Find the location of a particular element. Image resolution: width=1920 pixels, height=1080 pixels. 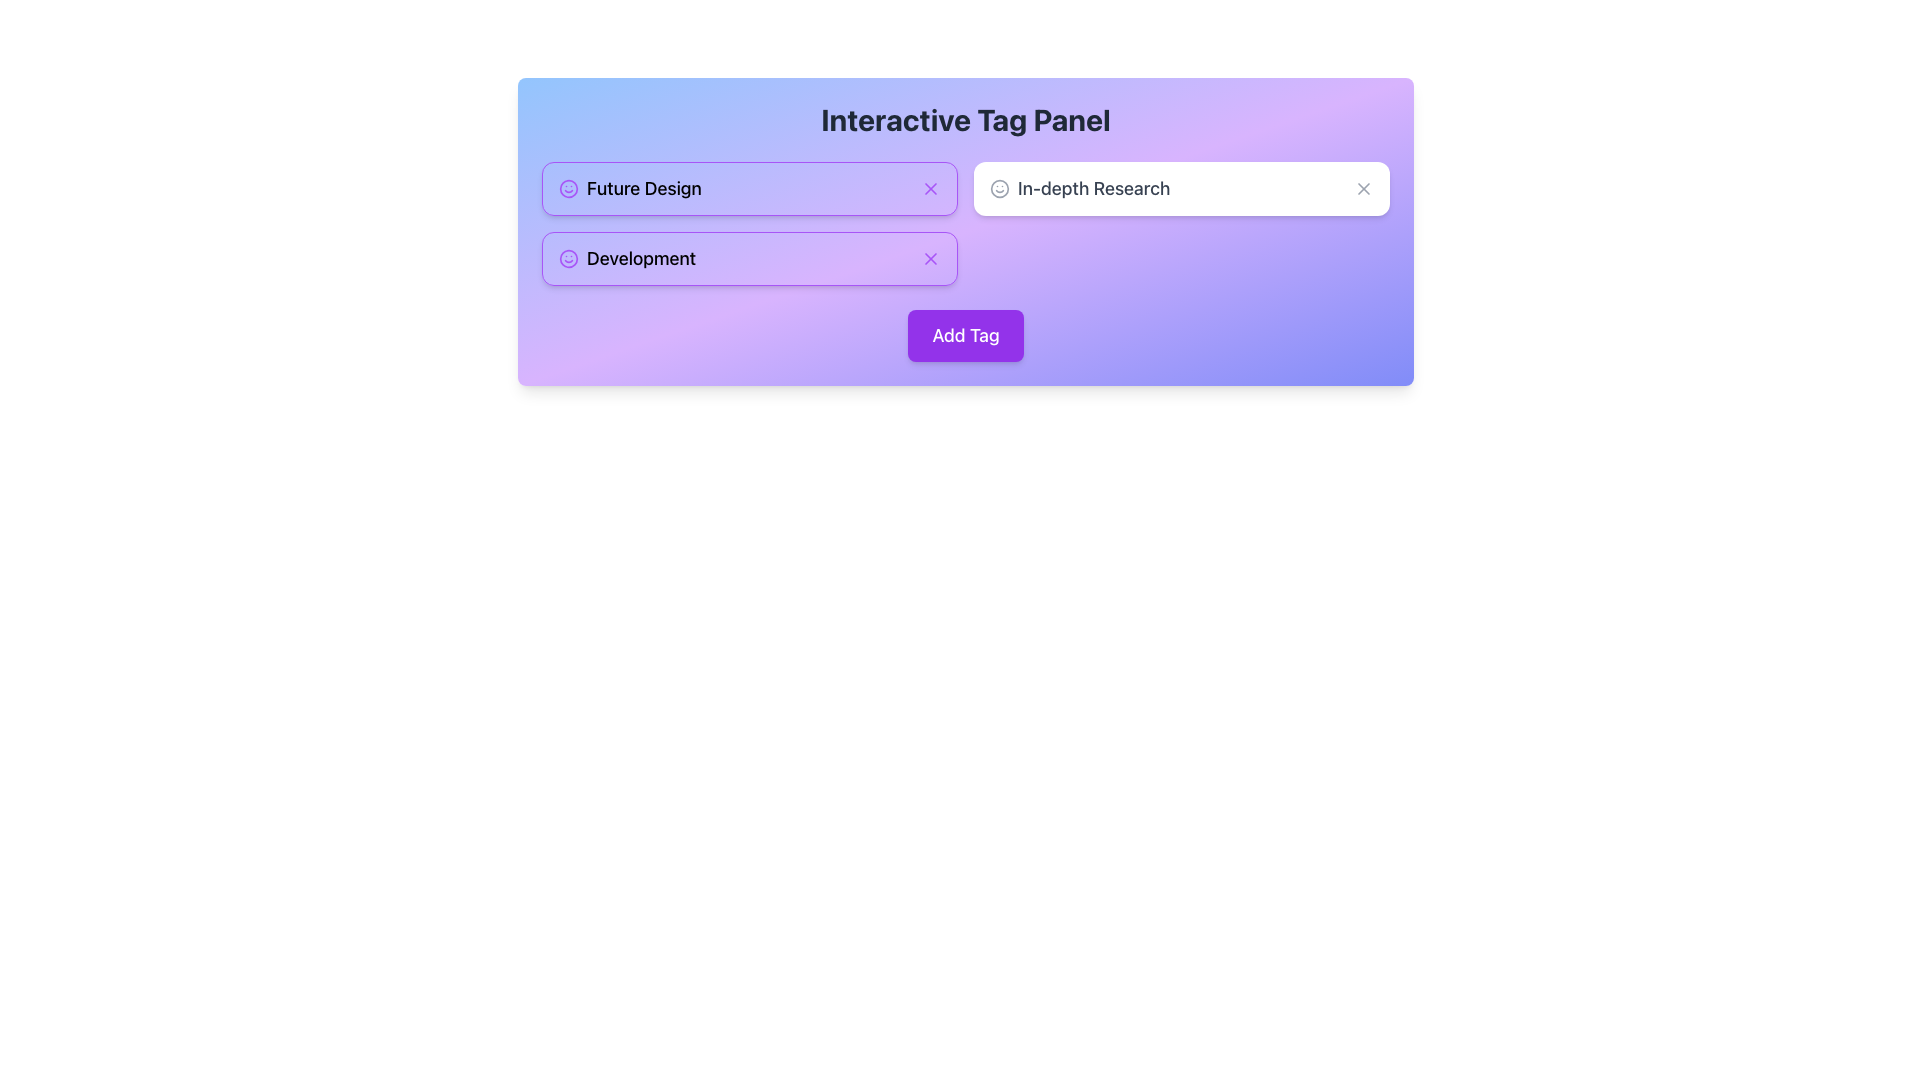

the 'Future Design' text with a purple smiley-face icon, which is the first item is located at coordinates (629, 189).